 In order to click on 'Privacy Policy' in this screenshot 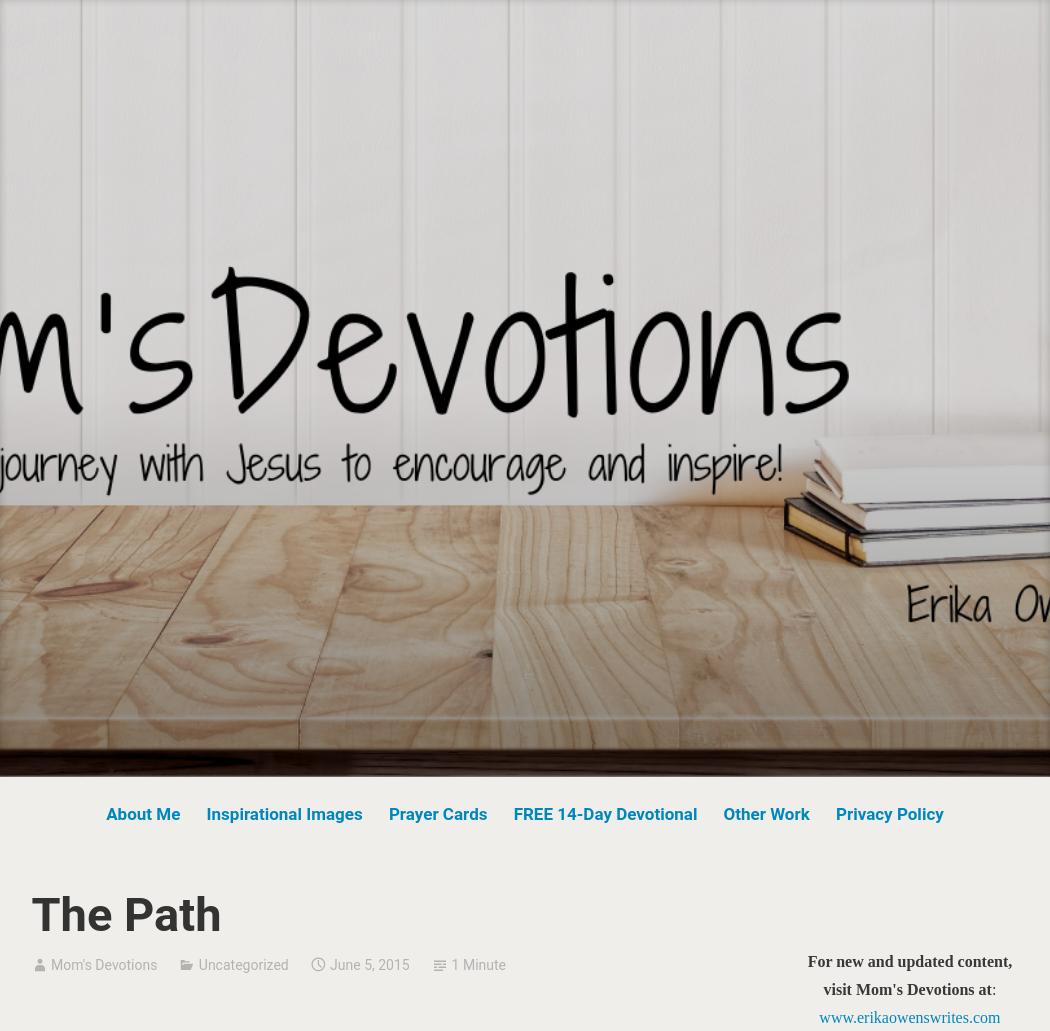, I will do `click(888, 812)`.